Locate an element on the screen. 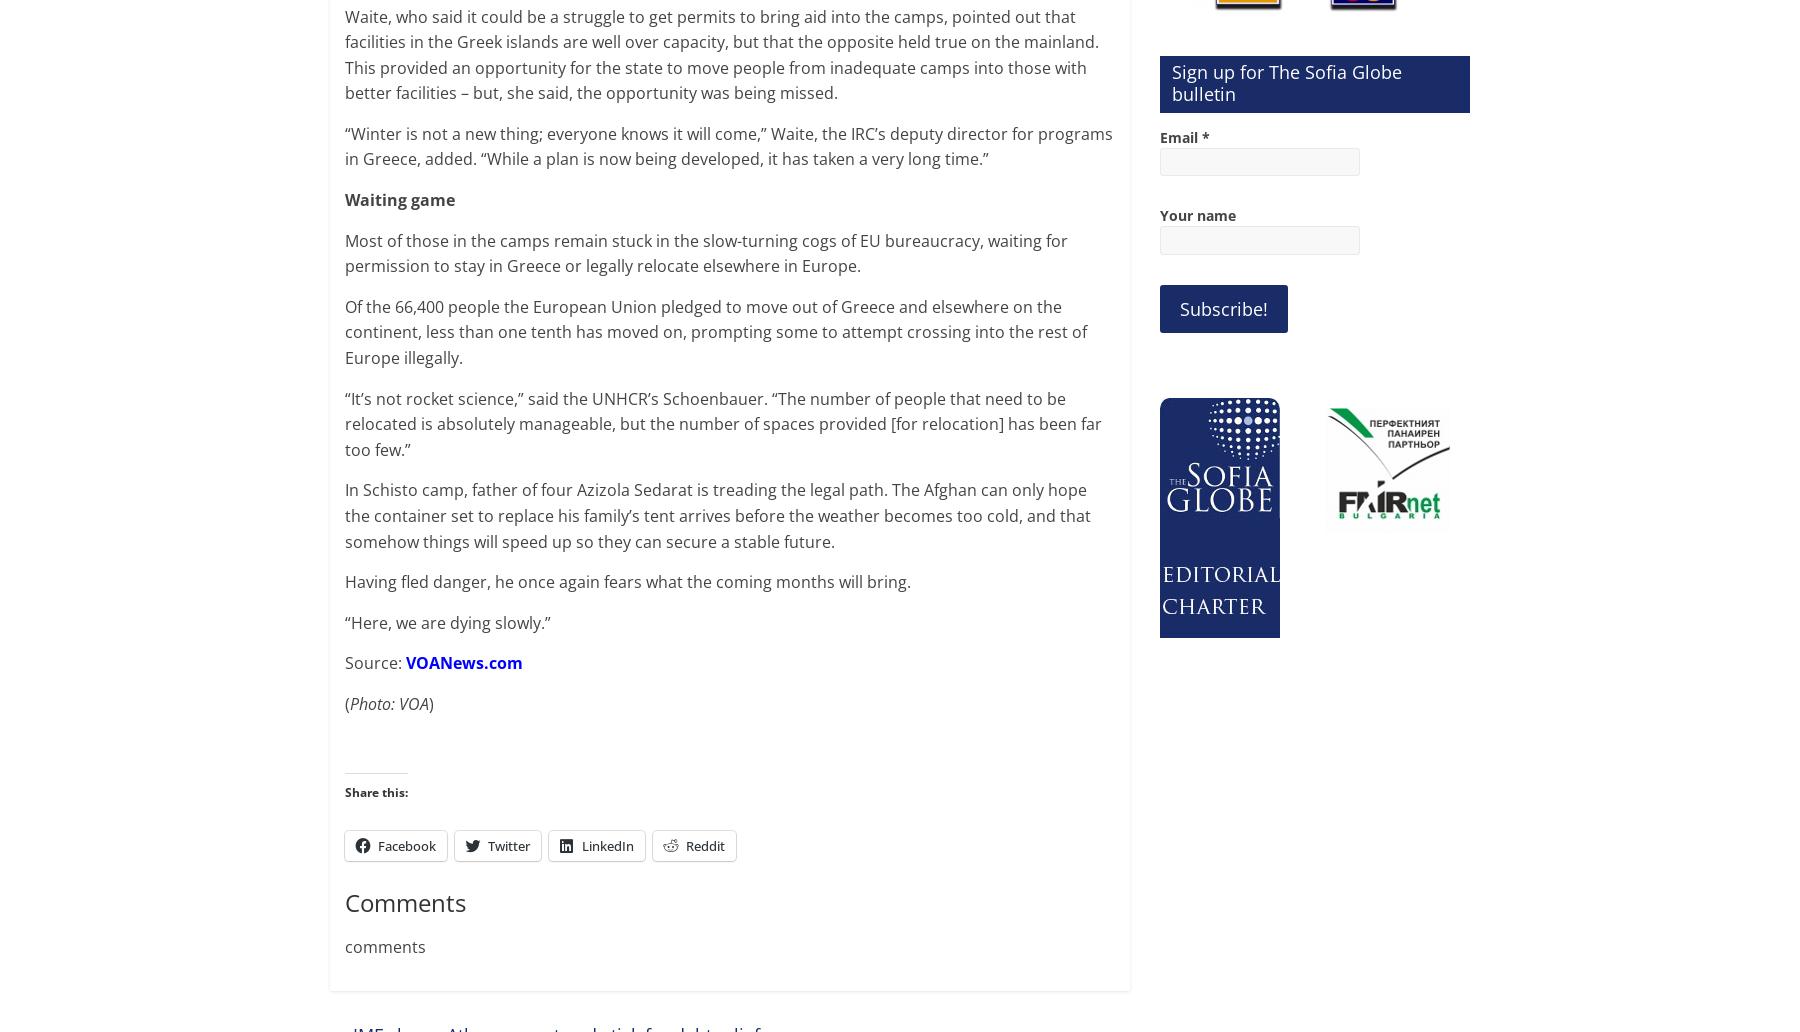 The width and height of the screenshot is (1800, 1032). 'VOANews.com' is located at coordinates (463, 661).